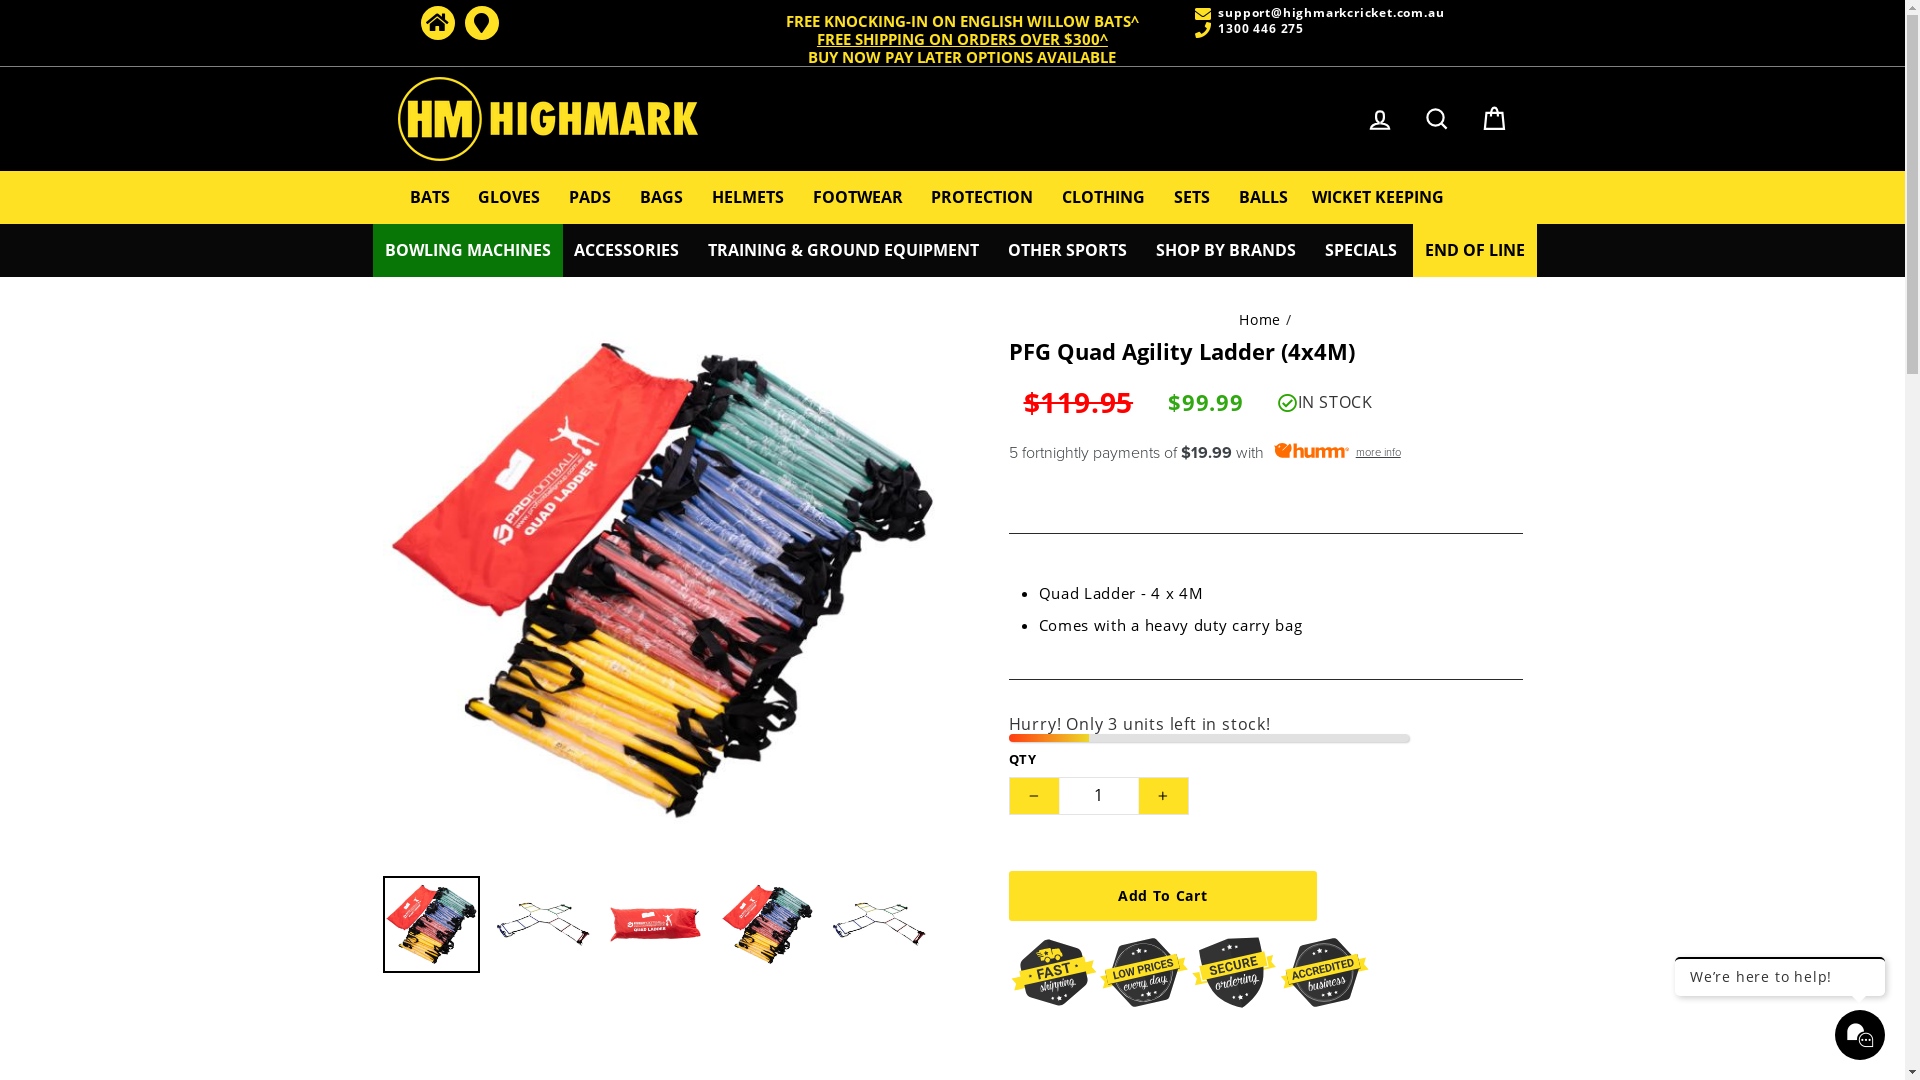  Describe the element at coordinates (962, 38) in the screenshot. I see `'FREE SHIPPING ON ORDERS OVER $300^'` at that location.